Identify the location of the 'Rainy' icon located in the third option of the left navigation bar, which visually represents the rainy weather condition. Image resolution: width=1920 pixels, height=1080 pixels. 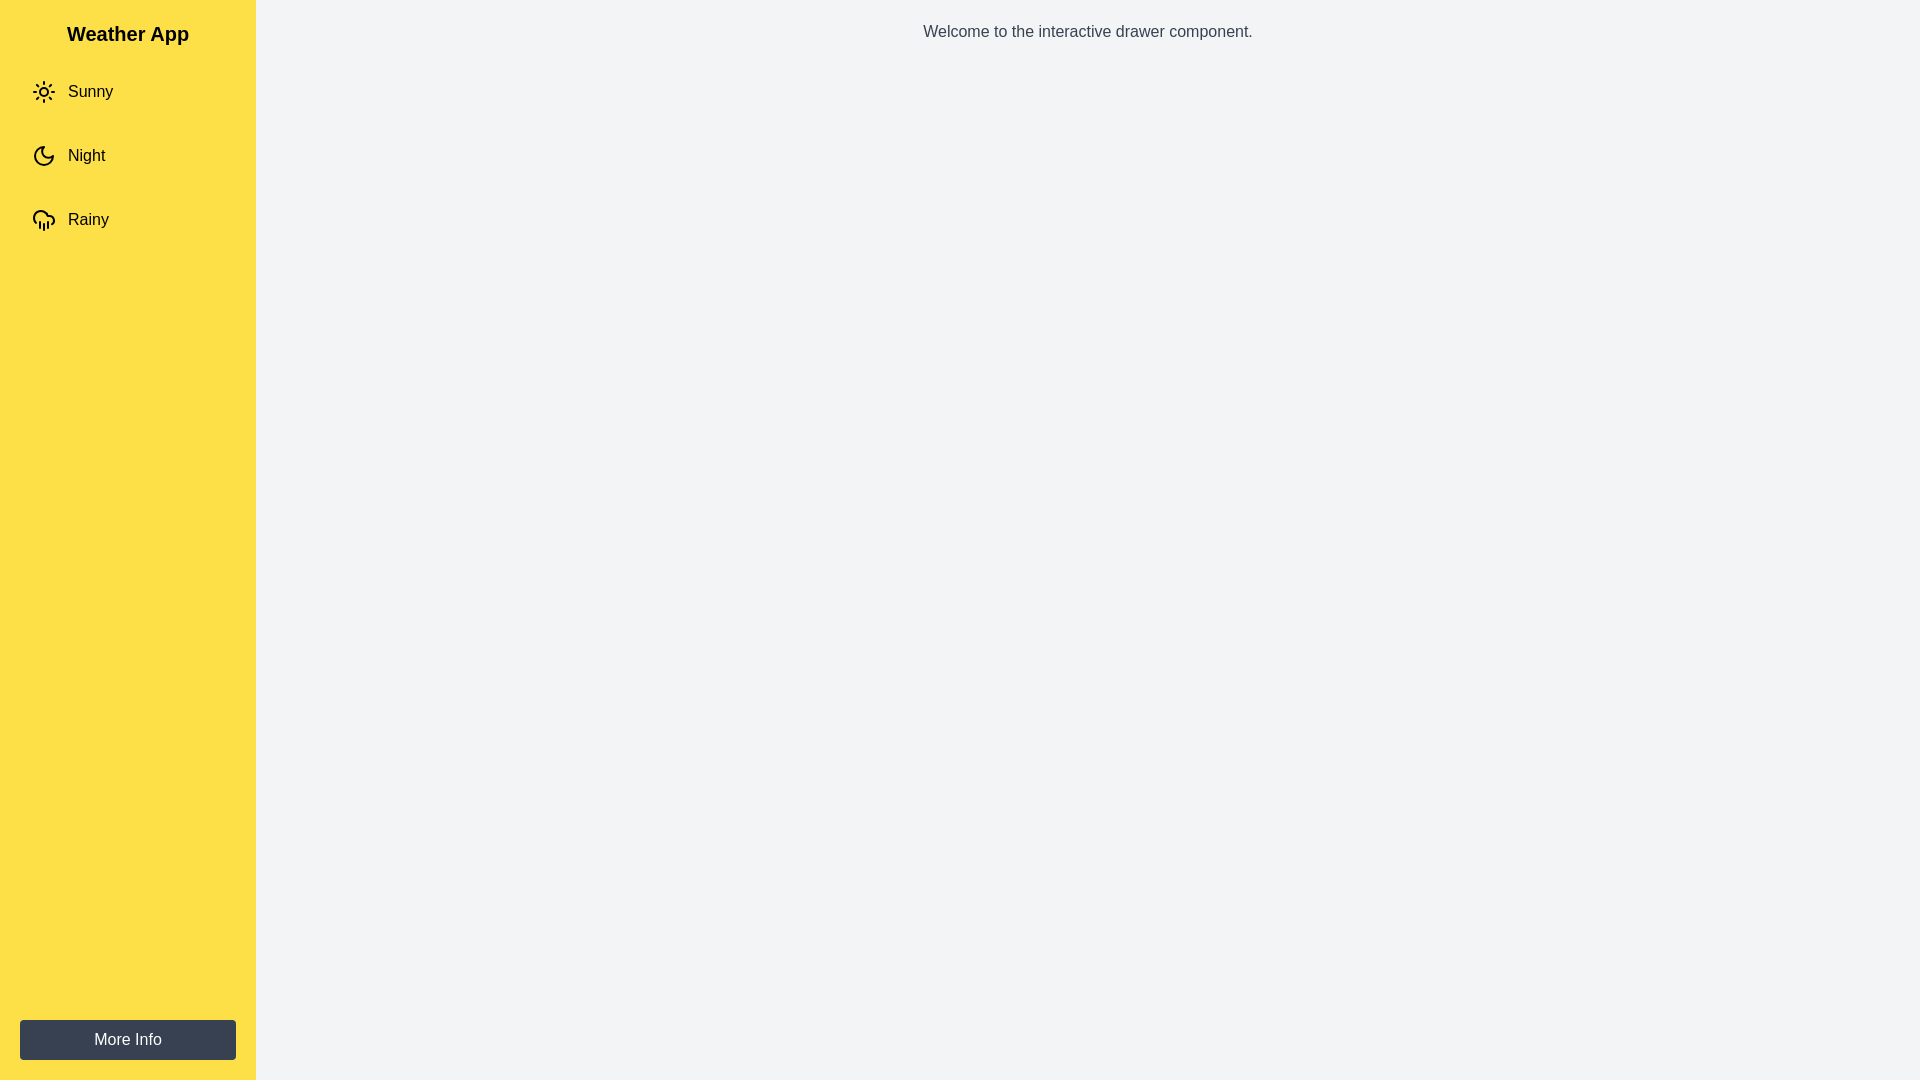
(43, 219).